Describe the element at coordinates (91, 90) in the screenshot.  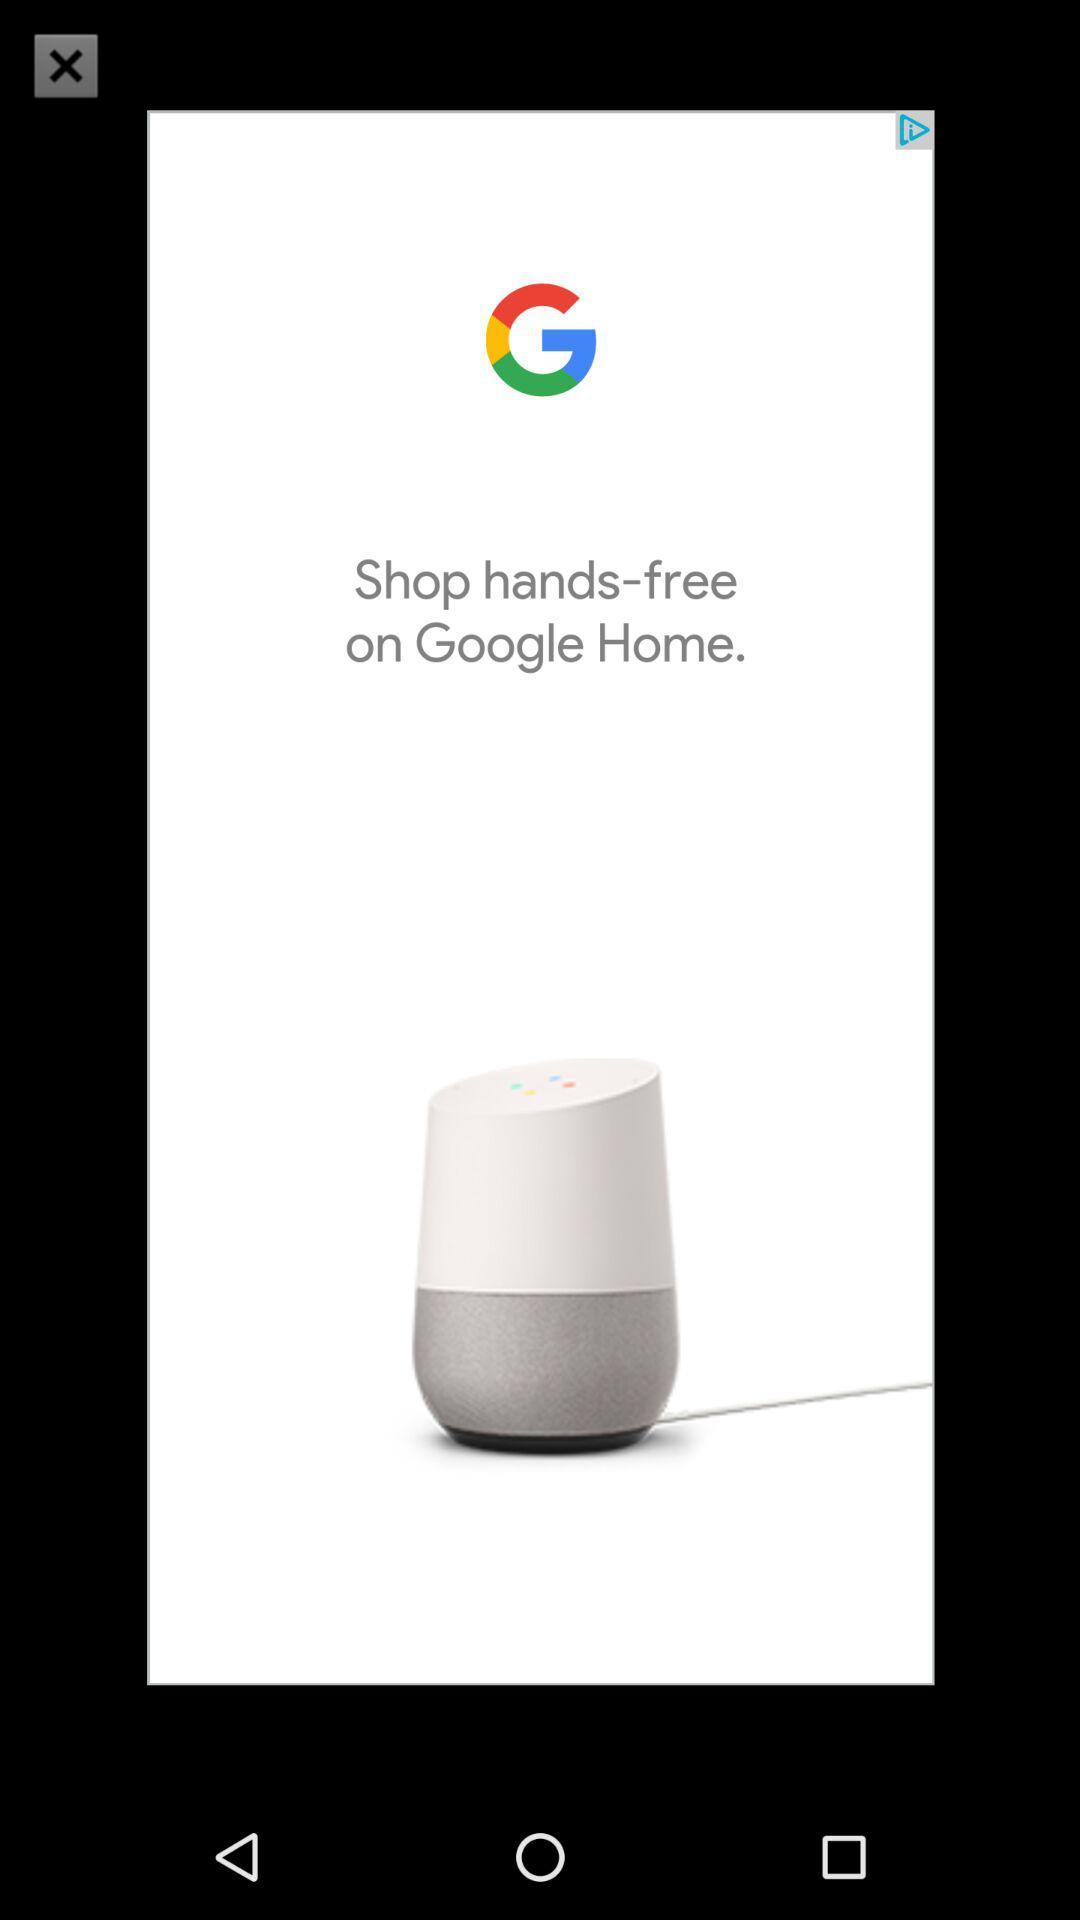
I see `the close icon` at that location.